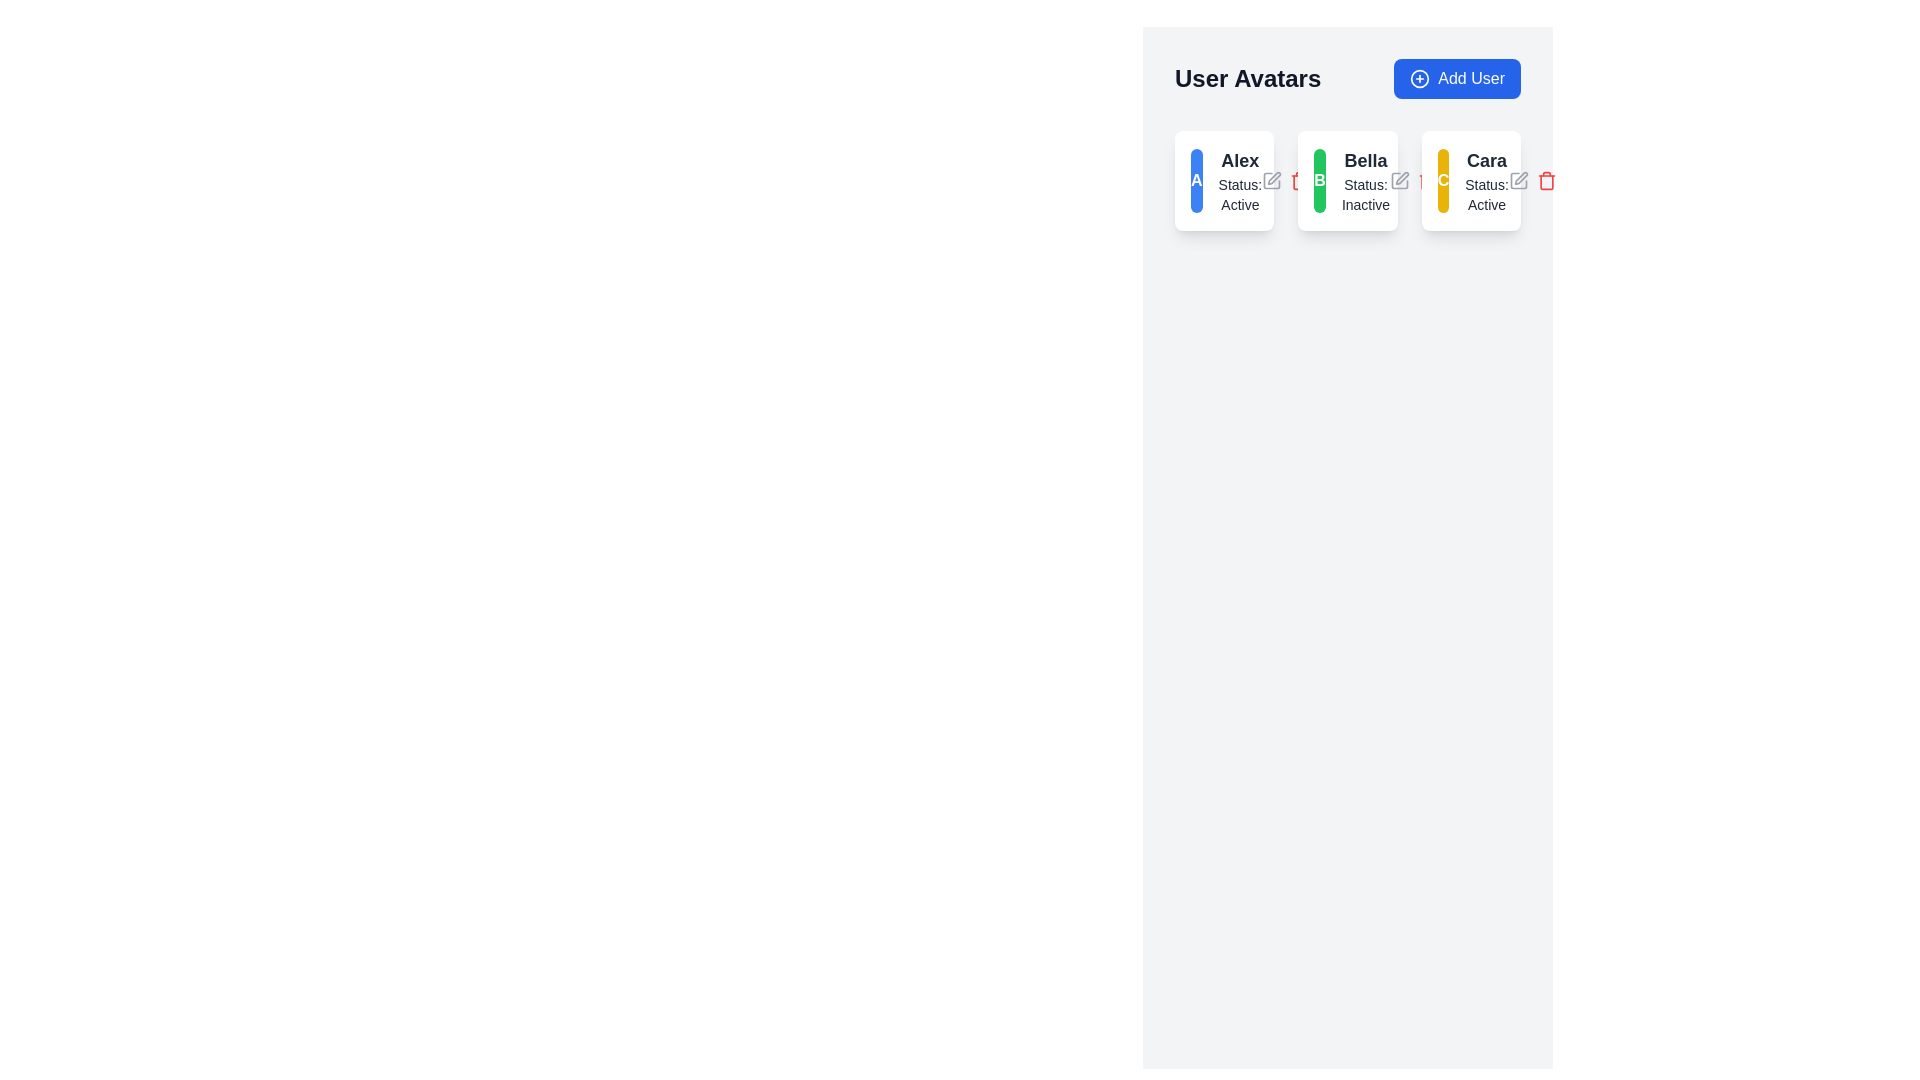 The image size is (1920, 1080). Describe the element at coordinates (1399, 181) in the screenshot. I see `the Edit icon located in the top-right corner of Bella's user card to initiate the editing operation` at that location.